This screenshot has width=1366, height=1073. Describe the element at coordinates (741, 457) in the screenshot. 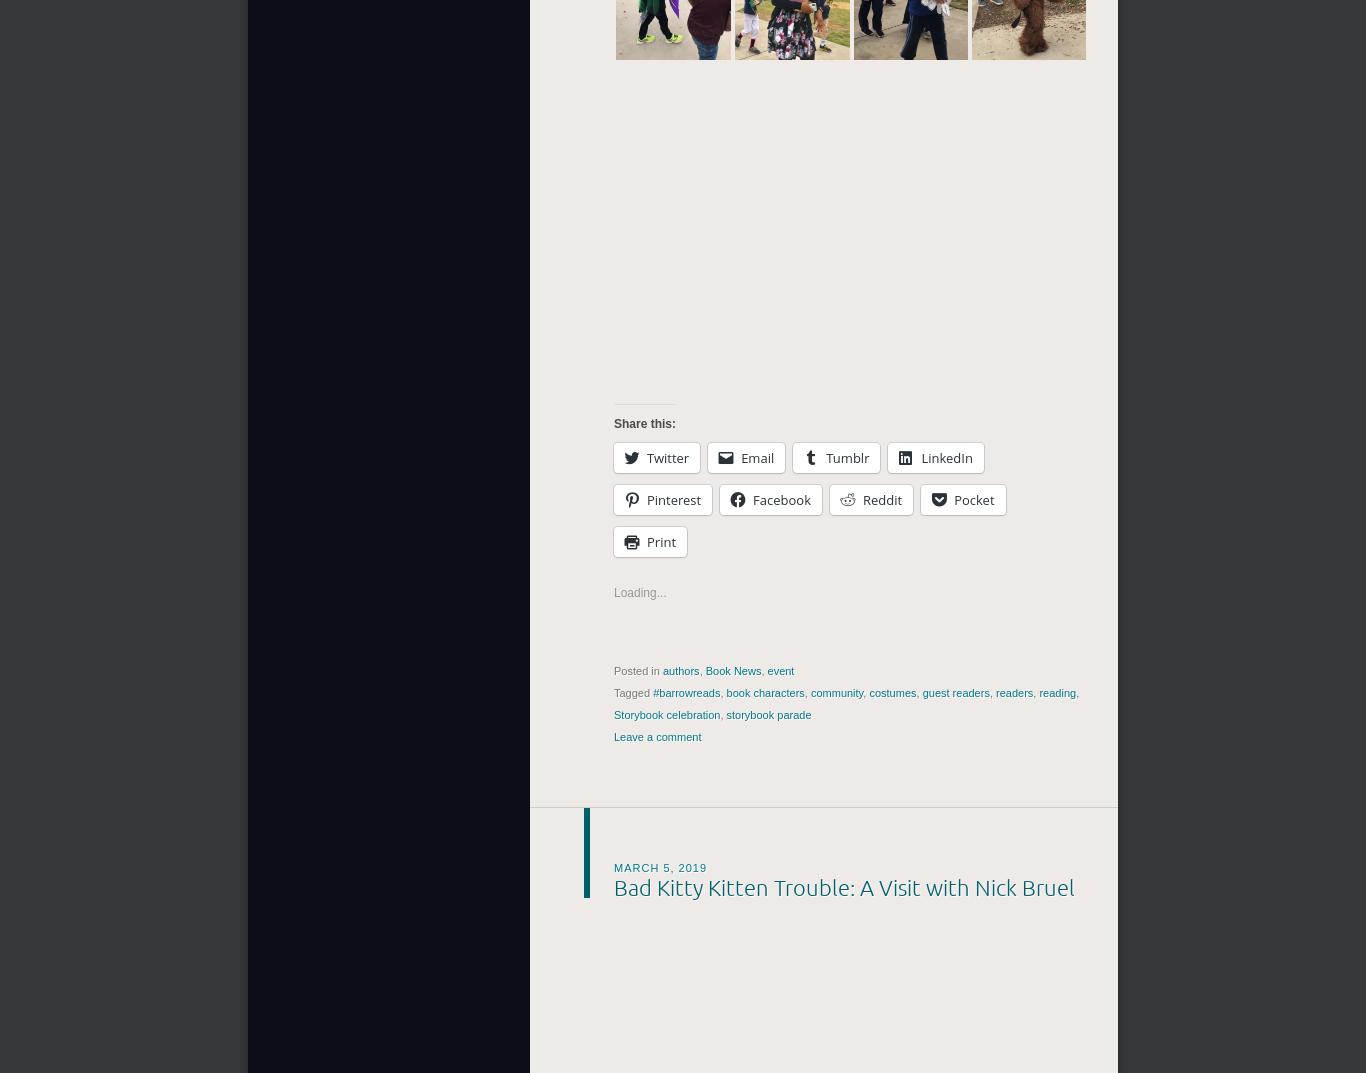

I see `'Email'` at that location.